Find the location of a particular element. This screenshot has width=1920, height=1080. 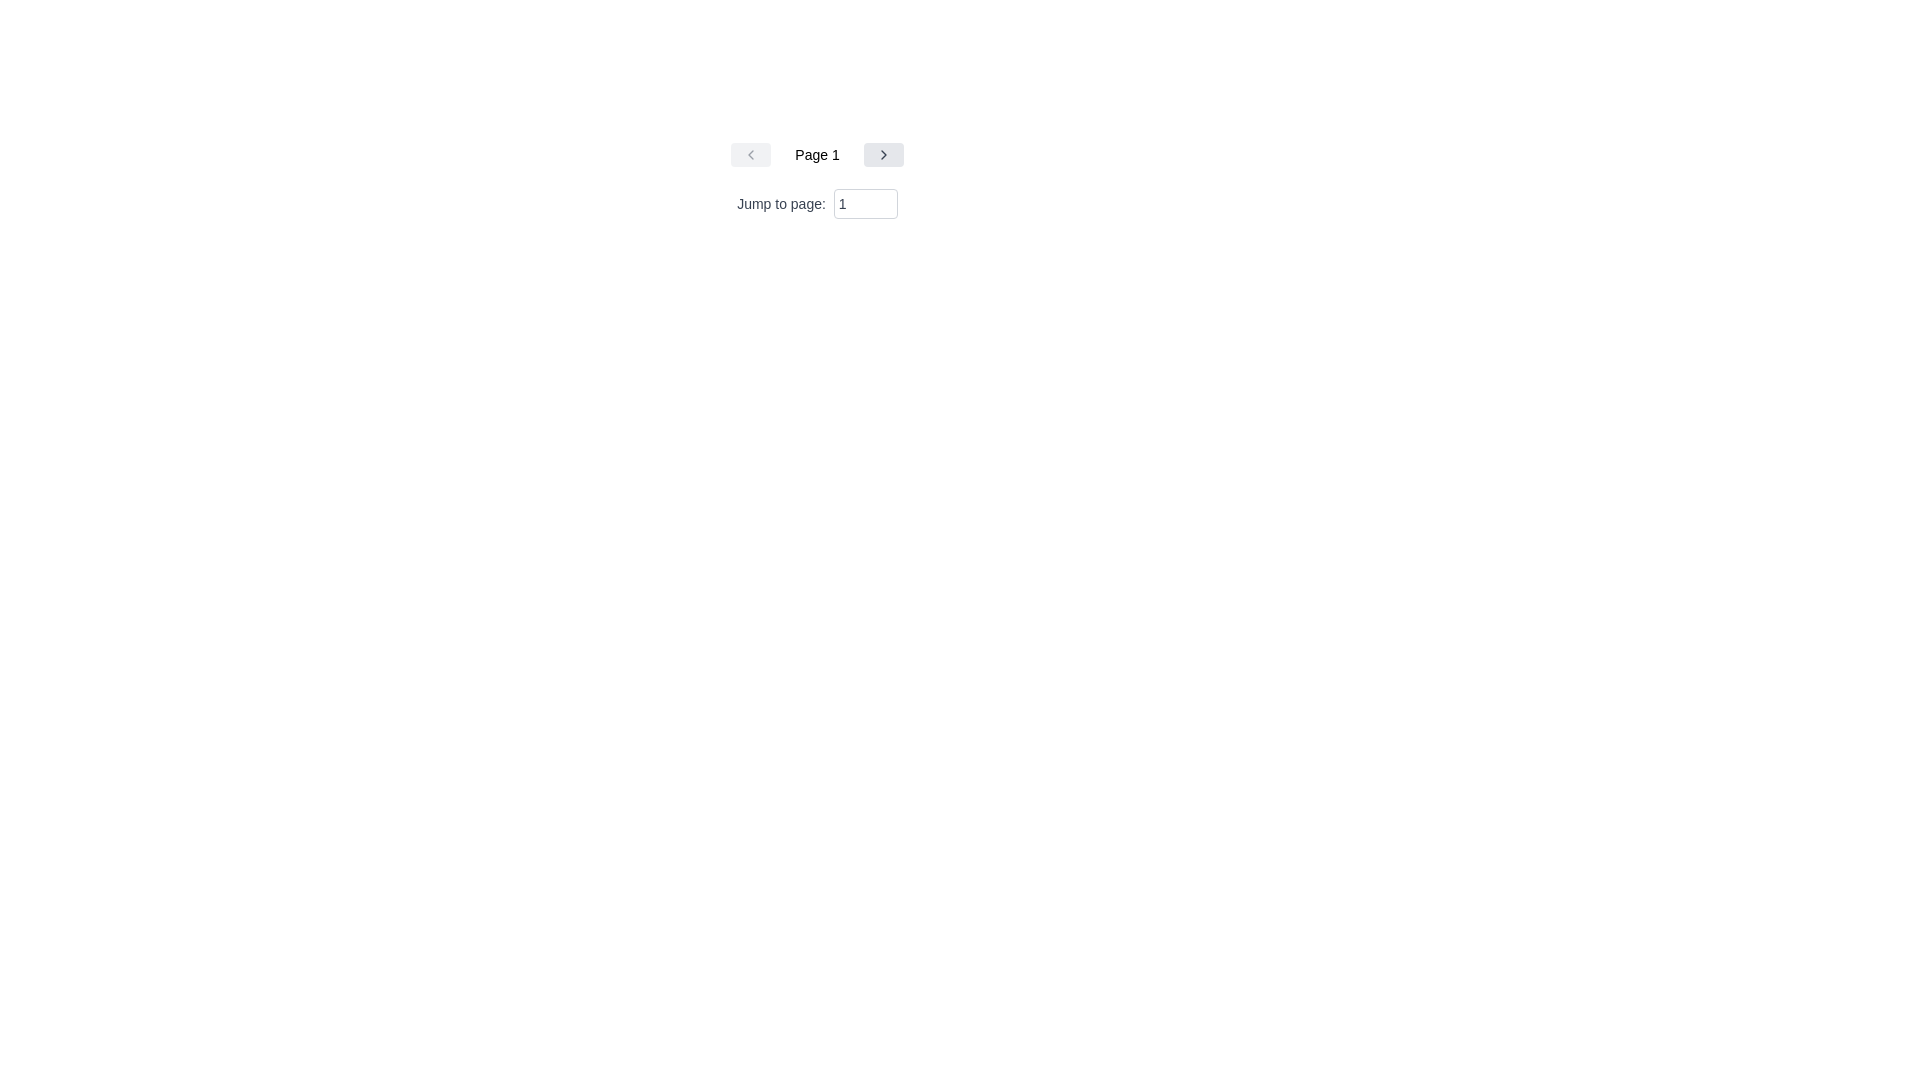

the chevron icon pointing to the right, located to the right of the 'Page 1' text is located at coordinates (882, 153).